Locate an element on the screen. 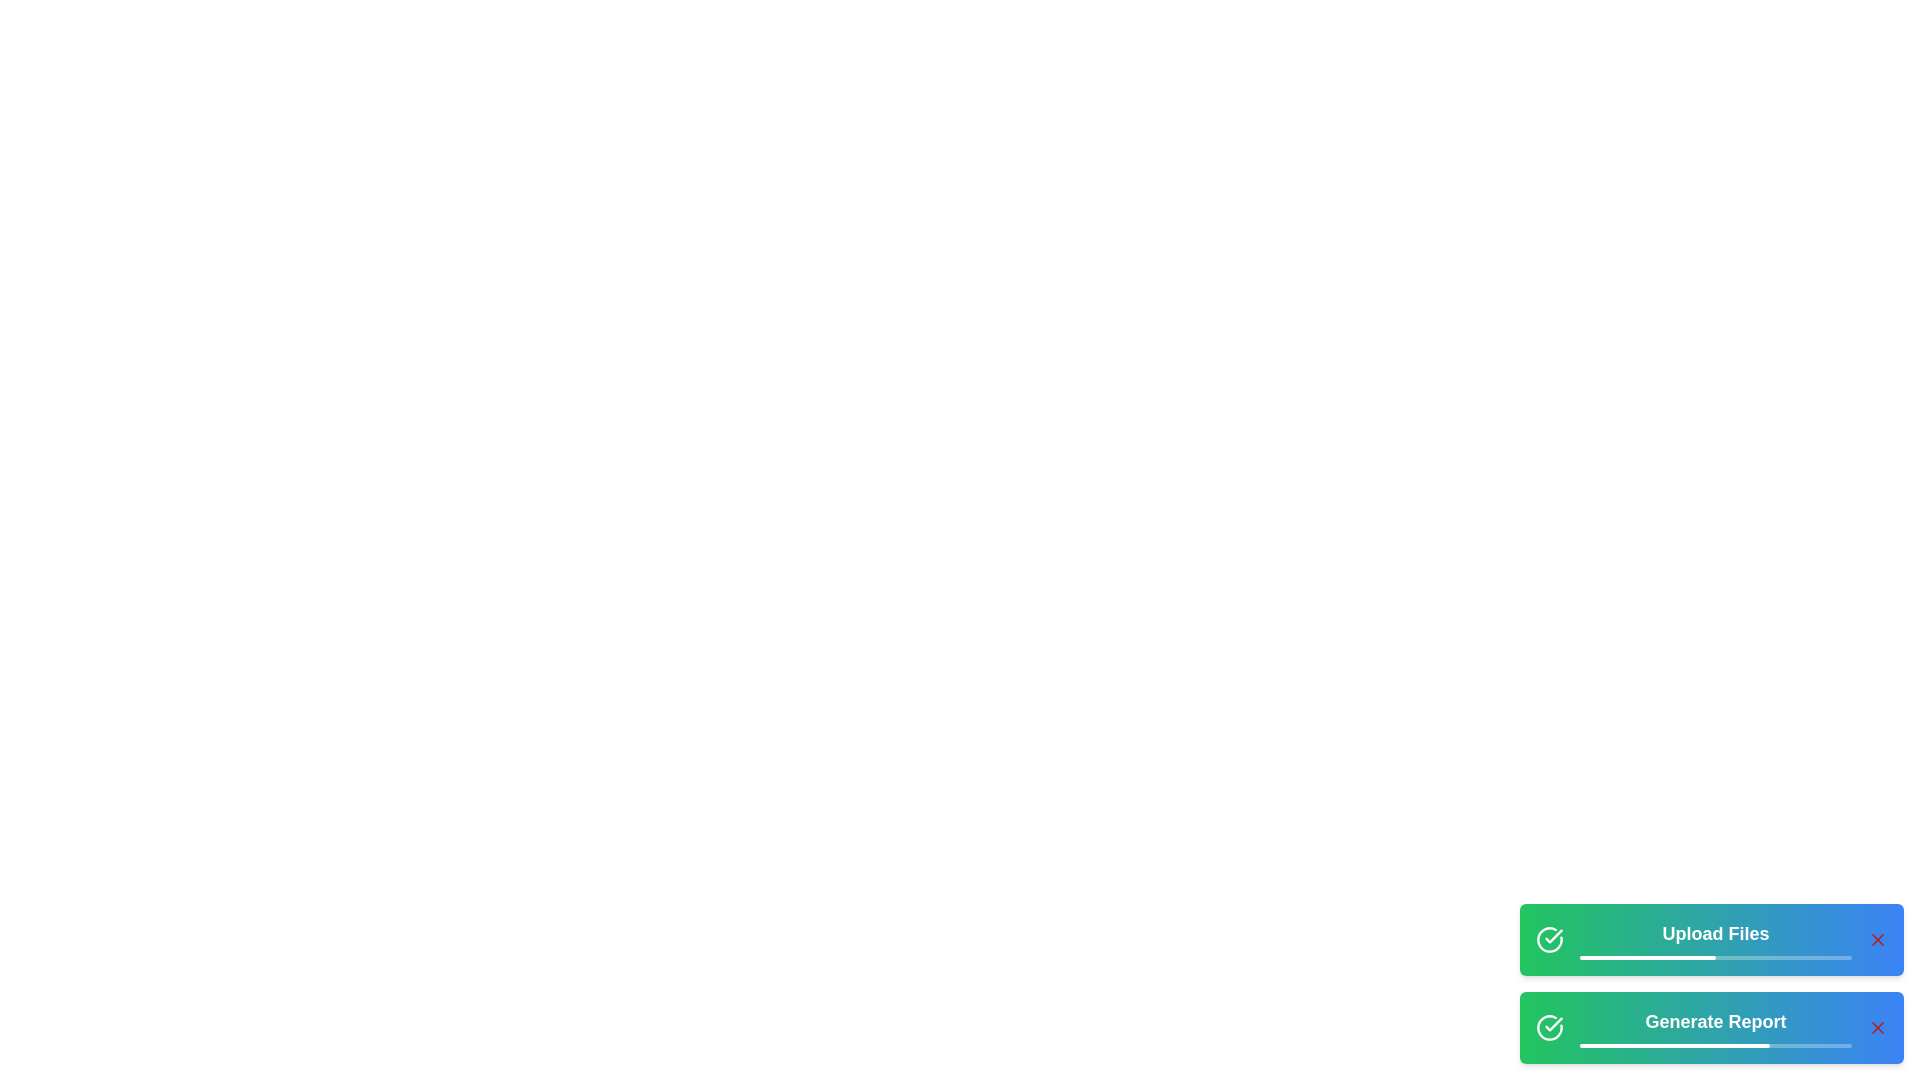 The height and width of the screenshot is (1080, 1920). cancel button for the task named Upload Files is located at coordinates (1876, 940).